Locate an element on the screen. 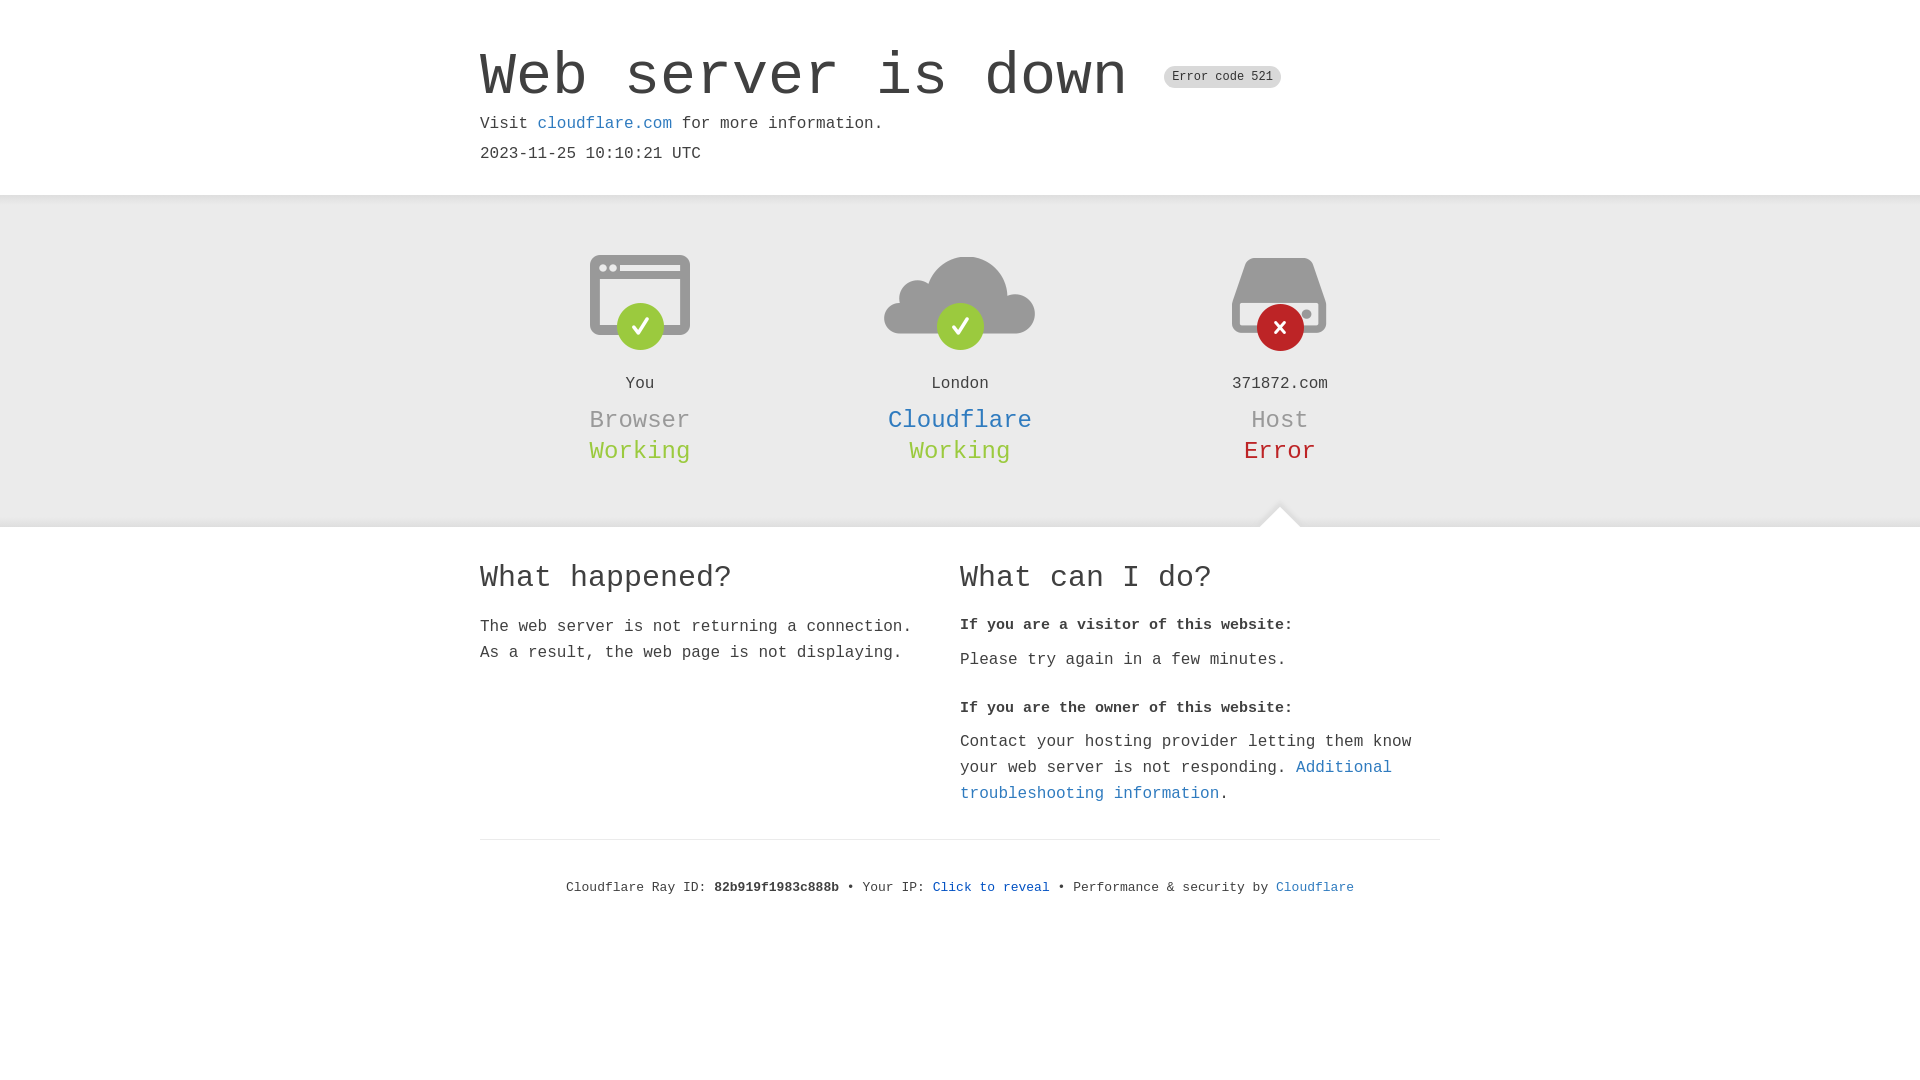 This screenshot has height=1080, width=1920. 'Cloudflare' is located at coordinates (1315, 886).